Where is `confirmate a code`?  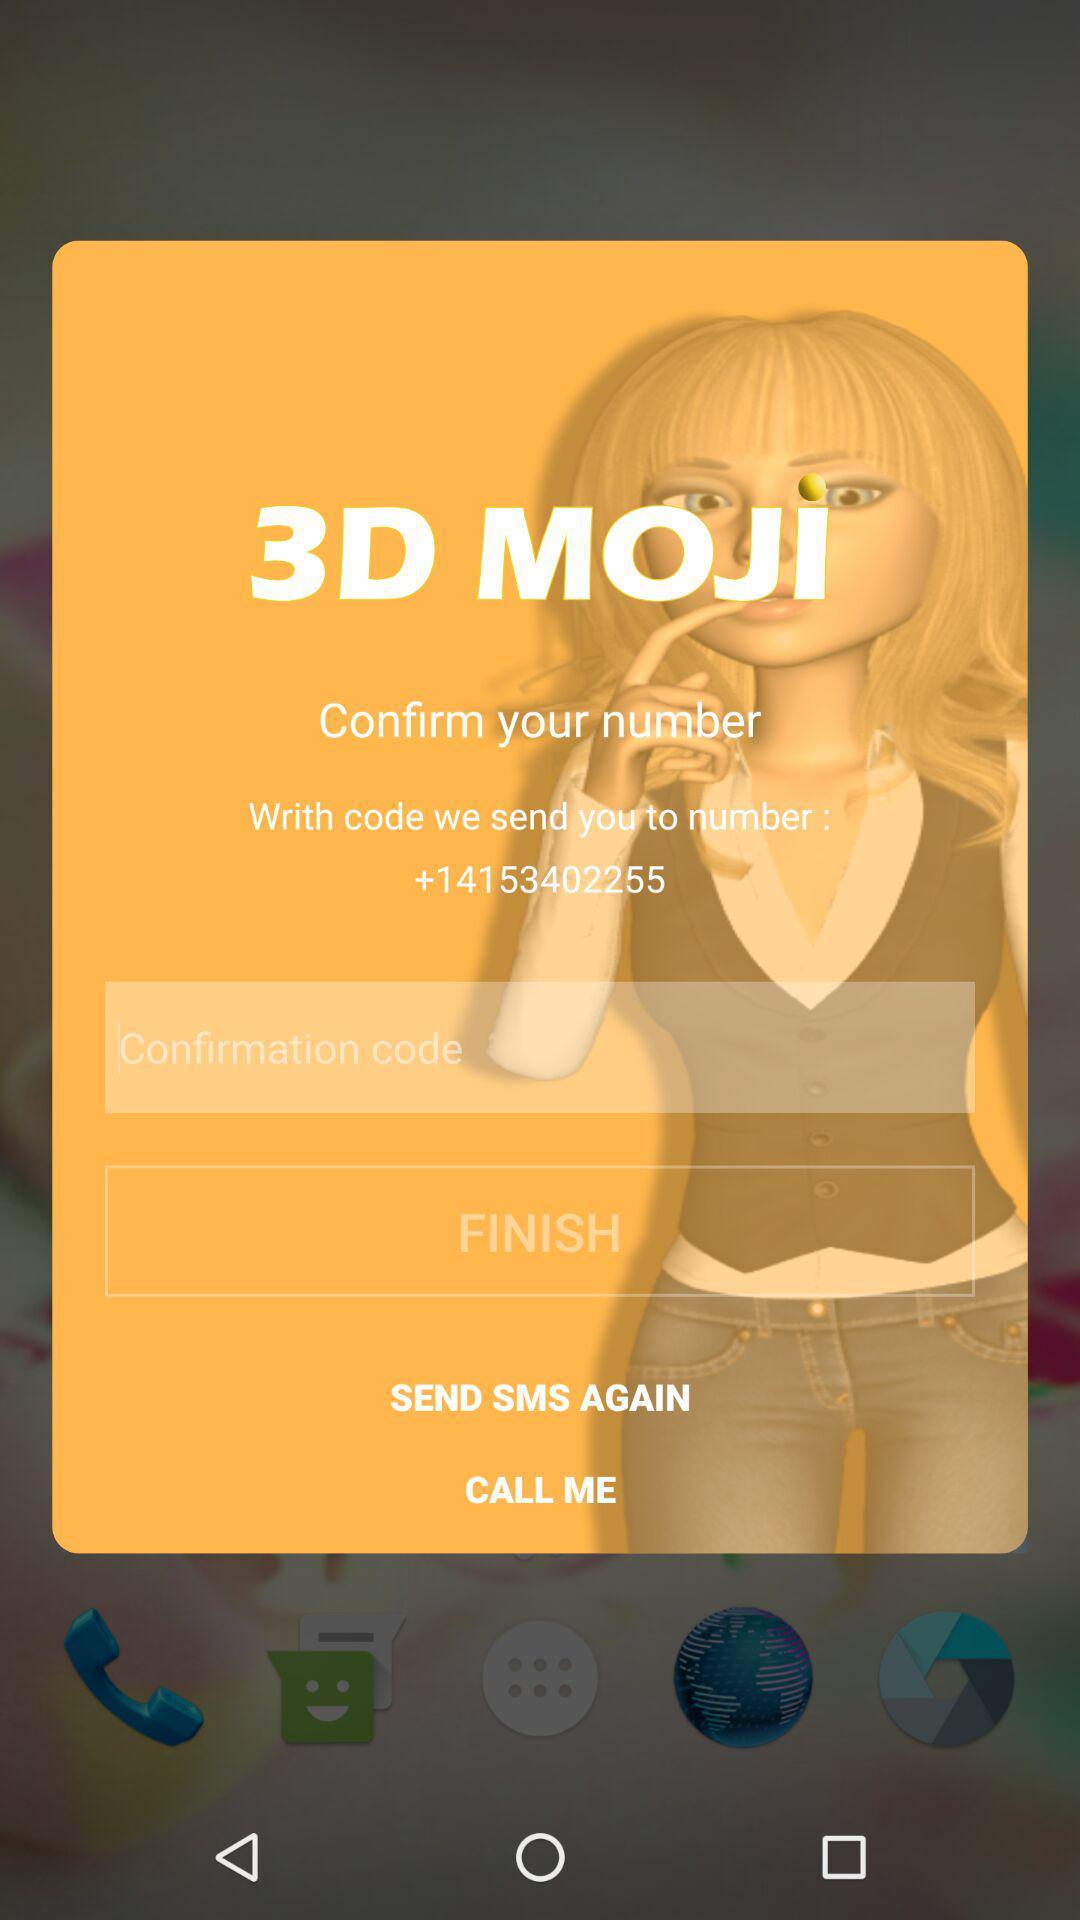
confirmate a code is located at coordinates (487, 1046).